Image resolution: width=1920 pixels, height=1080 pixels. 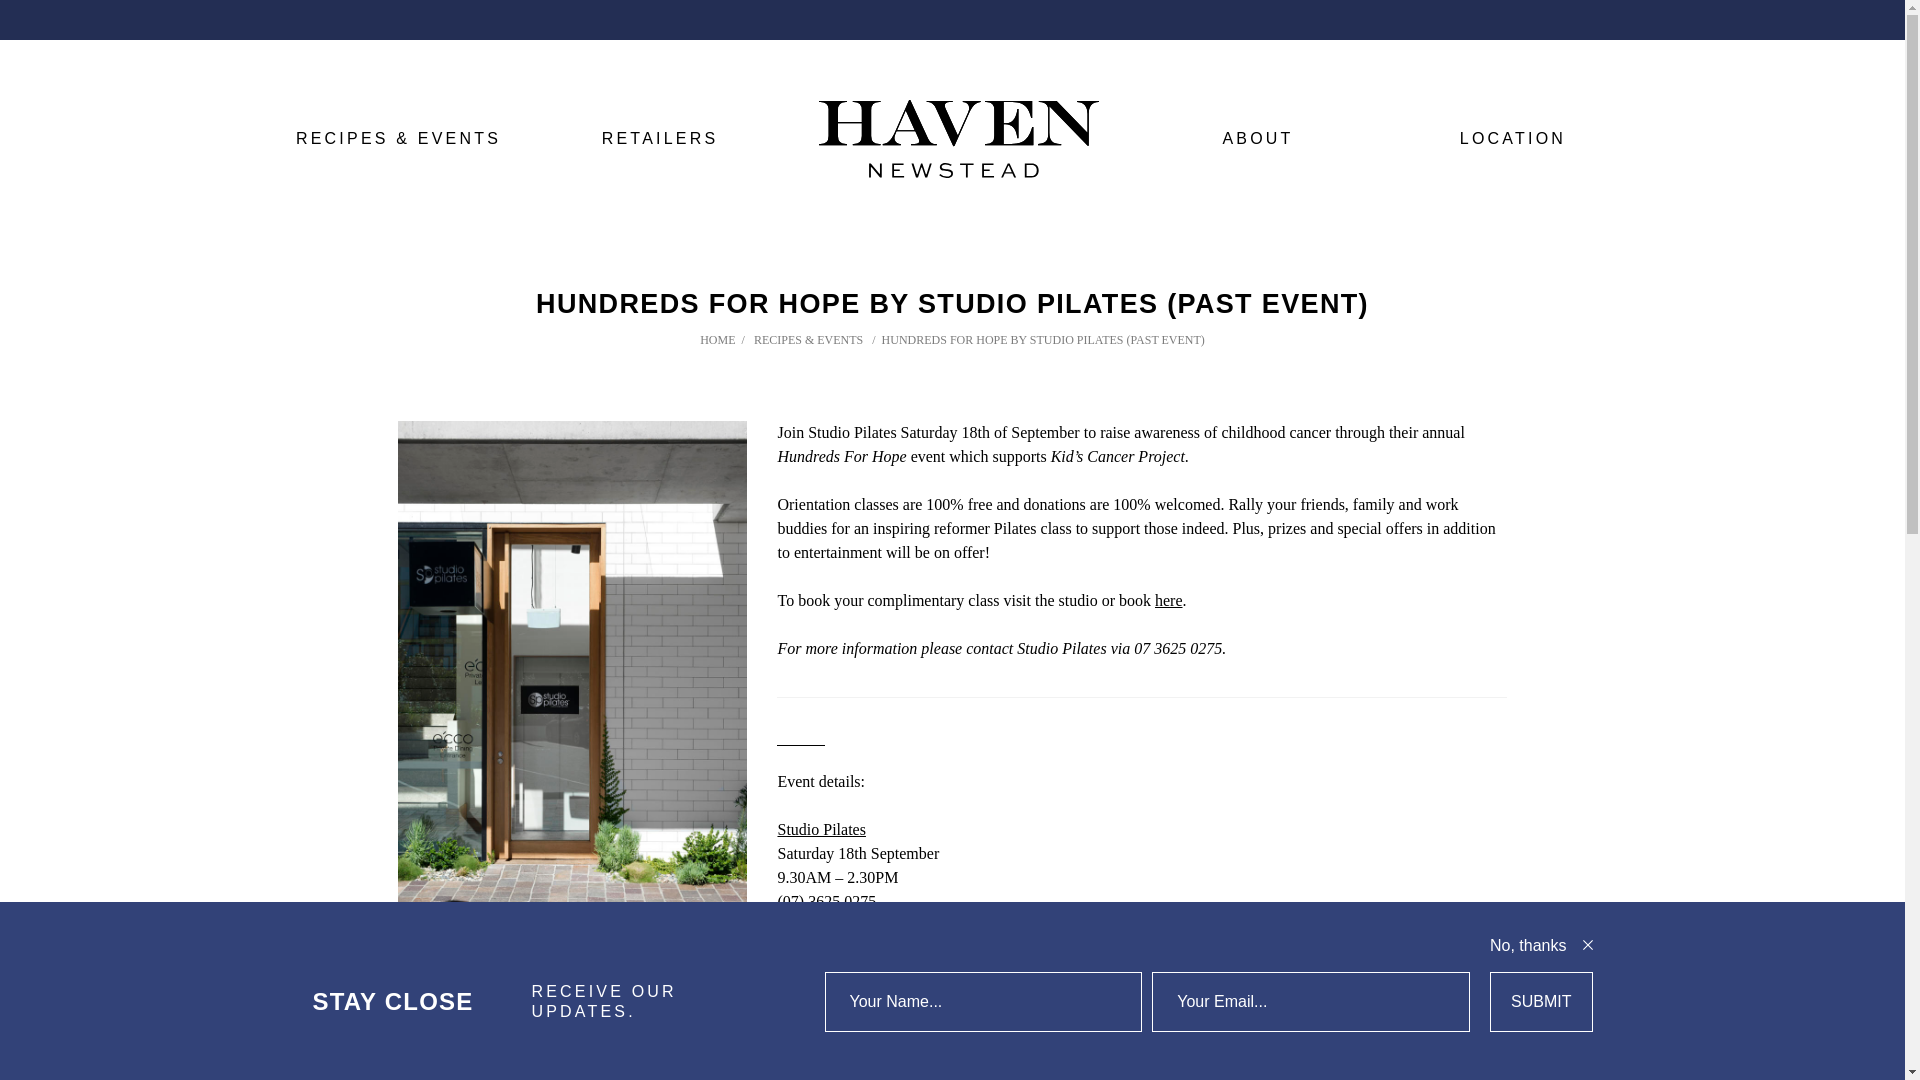 What do you see at coordinates (1169, 599) in the screenshot?
I see `'here'` at bounding box center [1169, 599].